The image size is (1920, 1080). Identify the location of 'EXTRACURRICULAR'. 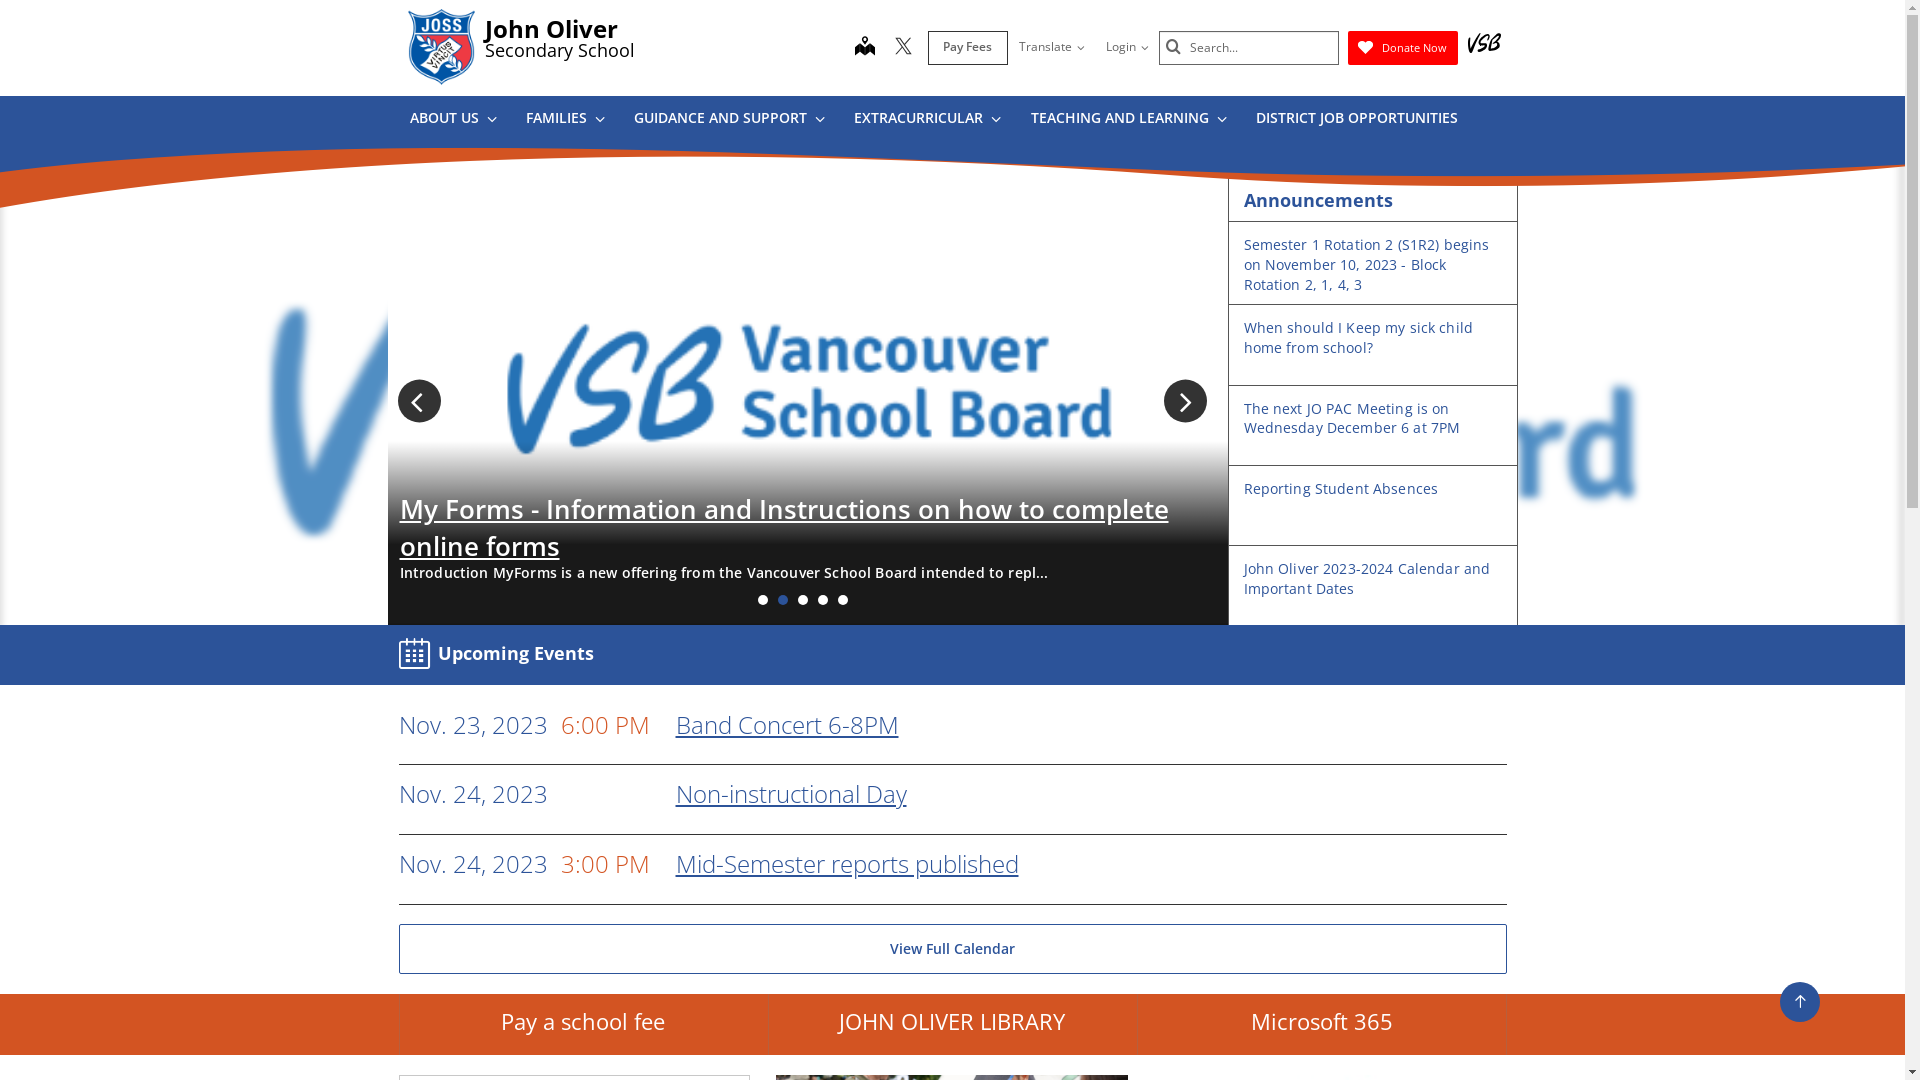
(925, 121).